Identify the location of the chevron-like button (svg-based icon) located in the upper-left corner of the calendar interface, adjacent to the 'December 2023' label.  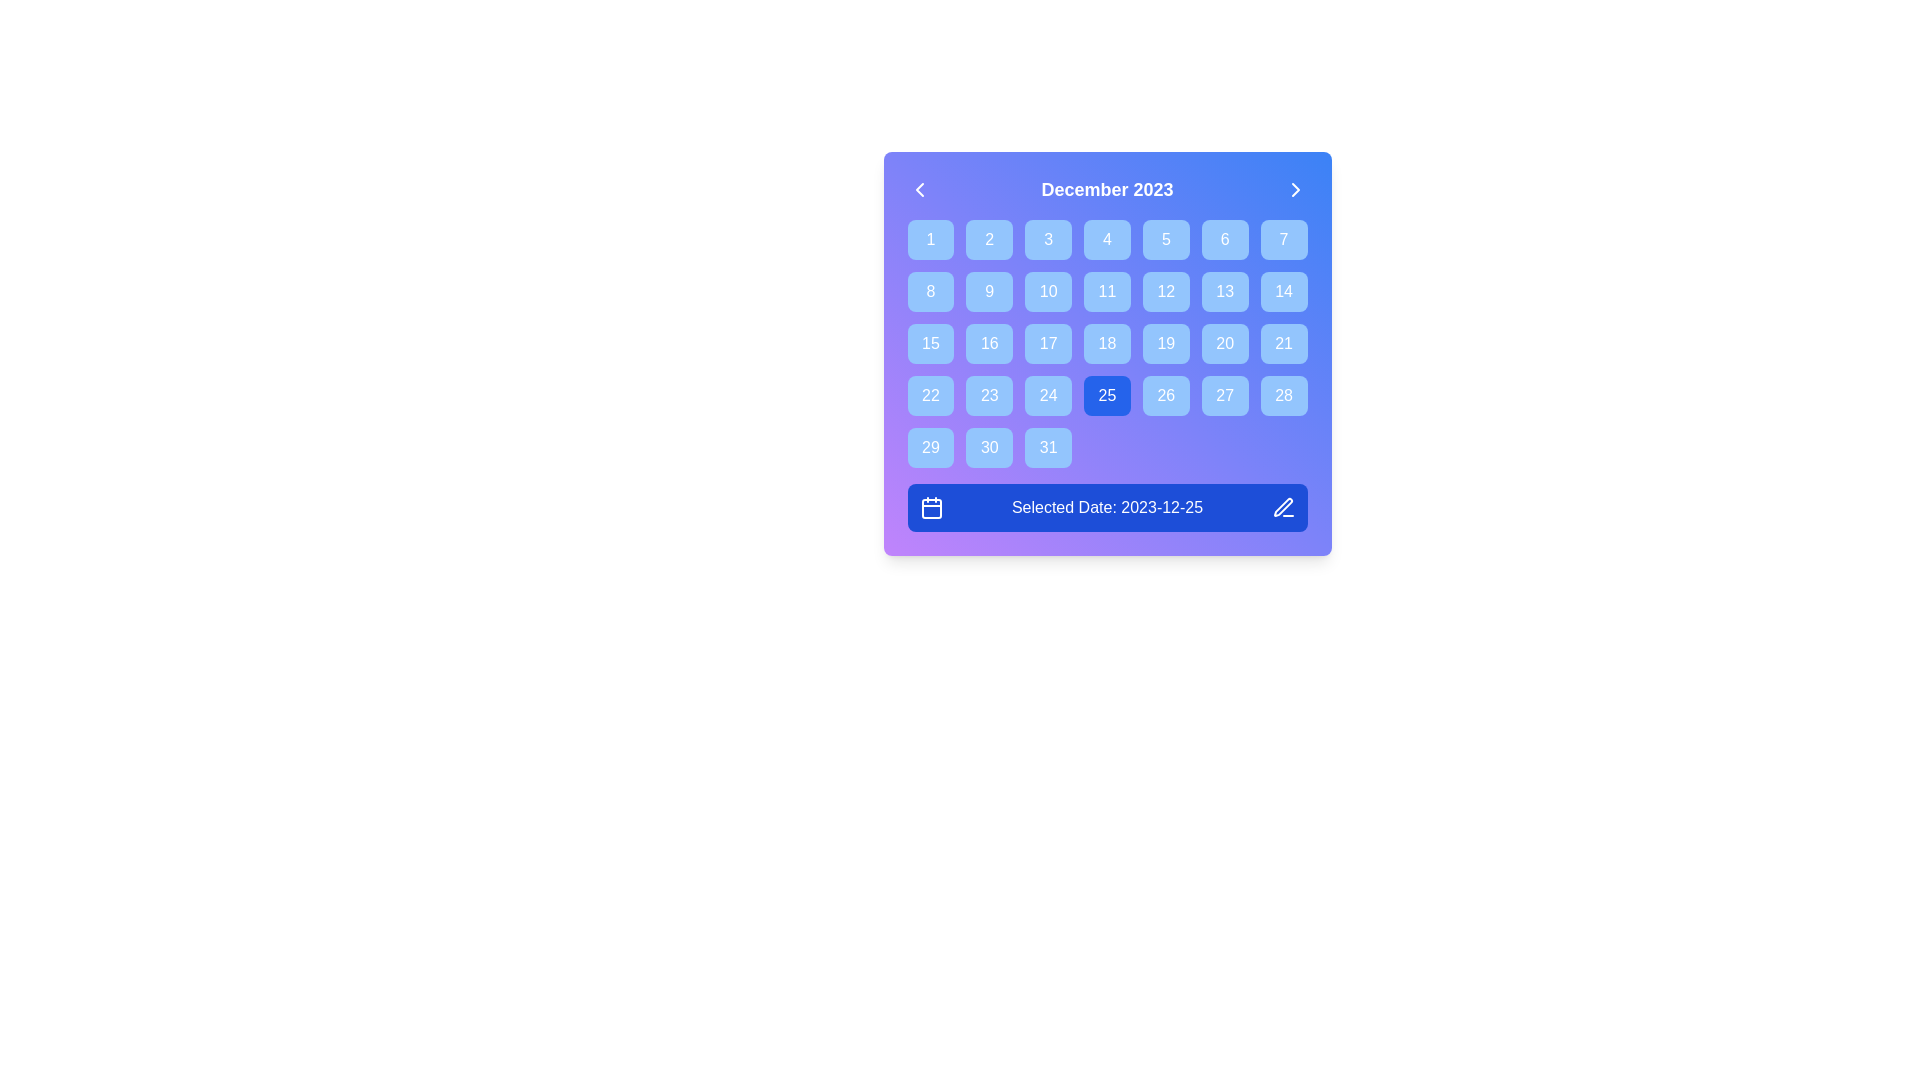
(918, 189).